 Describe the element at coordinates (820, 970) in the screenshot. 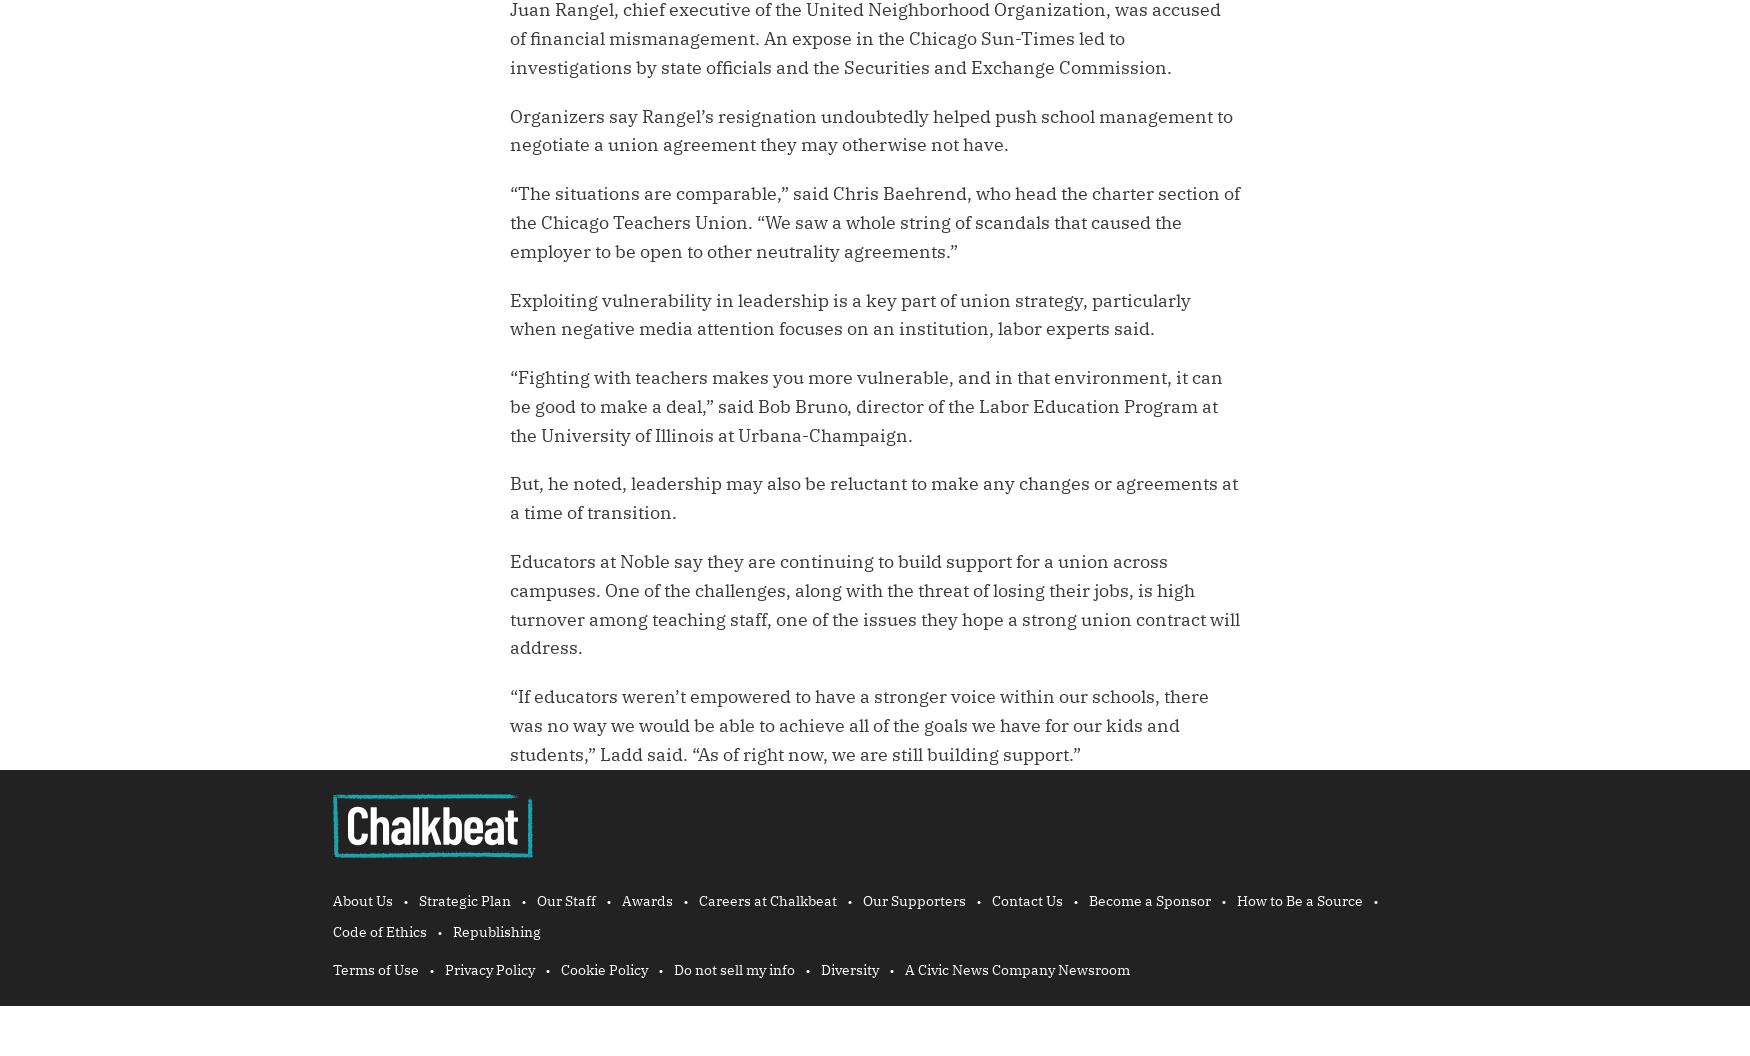

I see `'Diversity'` at that location.